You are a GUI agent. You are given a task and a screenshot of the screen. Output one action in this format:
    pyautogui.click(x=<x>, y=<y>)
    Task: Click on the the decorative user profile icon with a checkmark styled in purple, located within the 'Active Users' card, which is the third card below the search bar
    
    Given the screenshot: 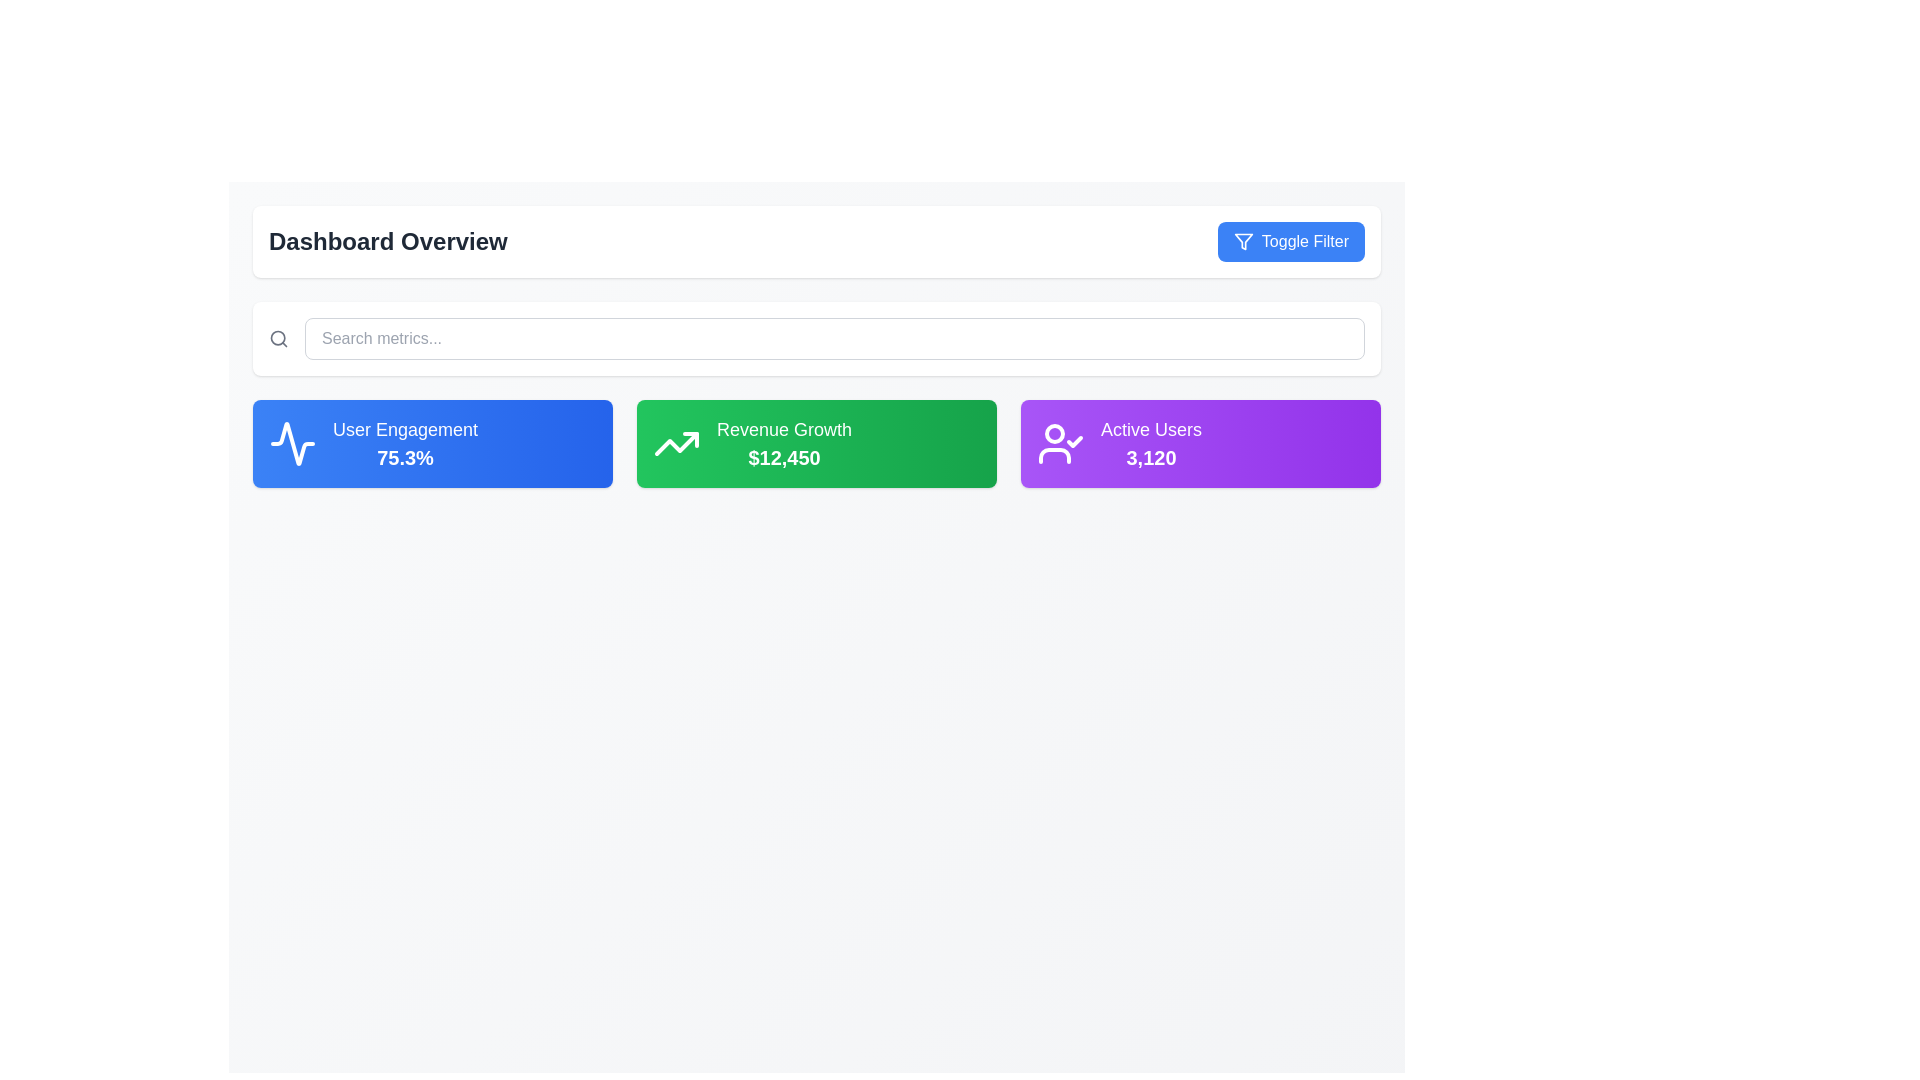 What is the action you would take?
    pyautogui.click(x=1059, y=442)
    